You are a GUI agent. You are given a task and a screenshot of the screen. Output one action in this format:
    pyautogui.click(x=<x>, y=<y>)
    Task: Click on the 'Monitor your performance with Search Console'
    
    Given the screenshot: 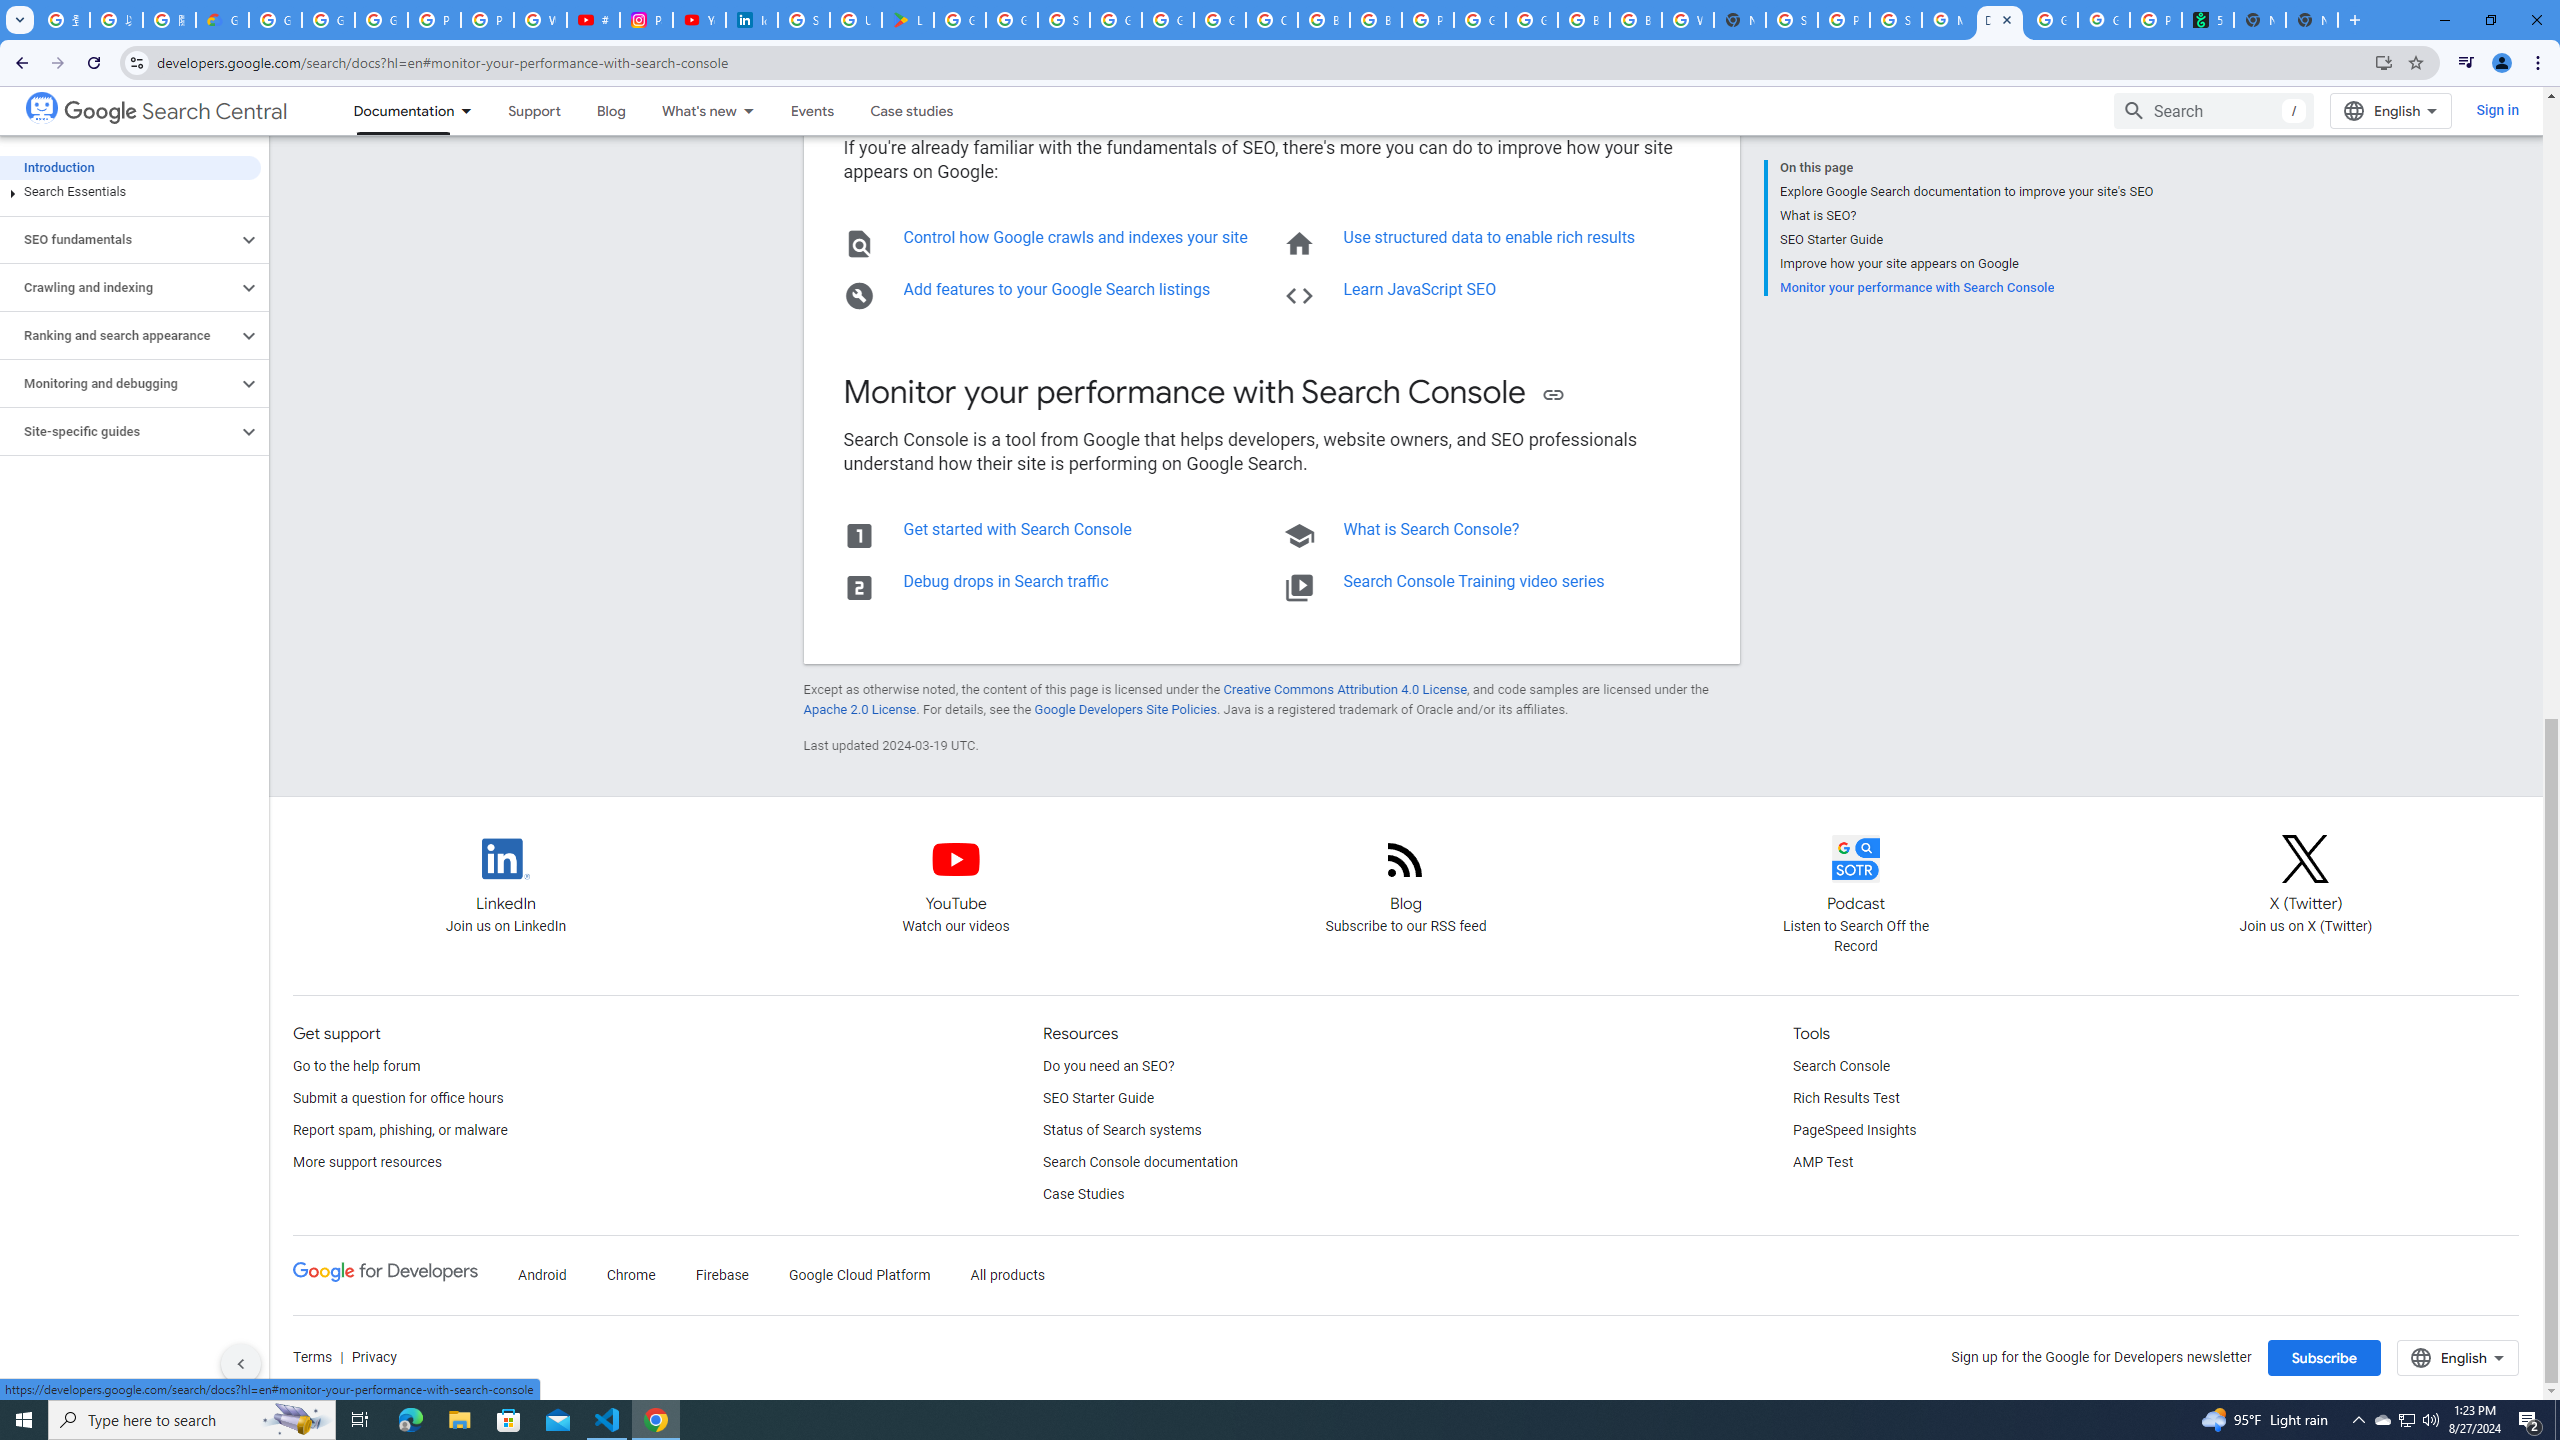 What is the action you would take?
    pyautogui.click(x=1965, y=286)
    